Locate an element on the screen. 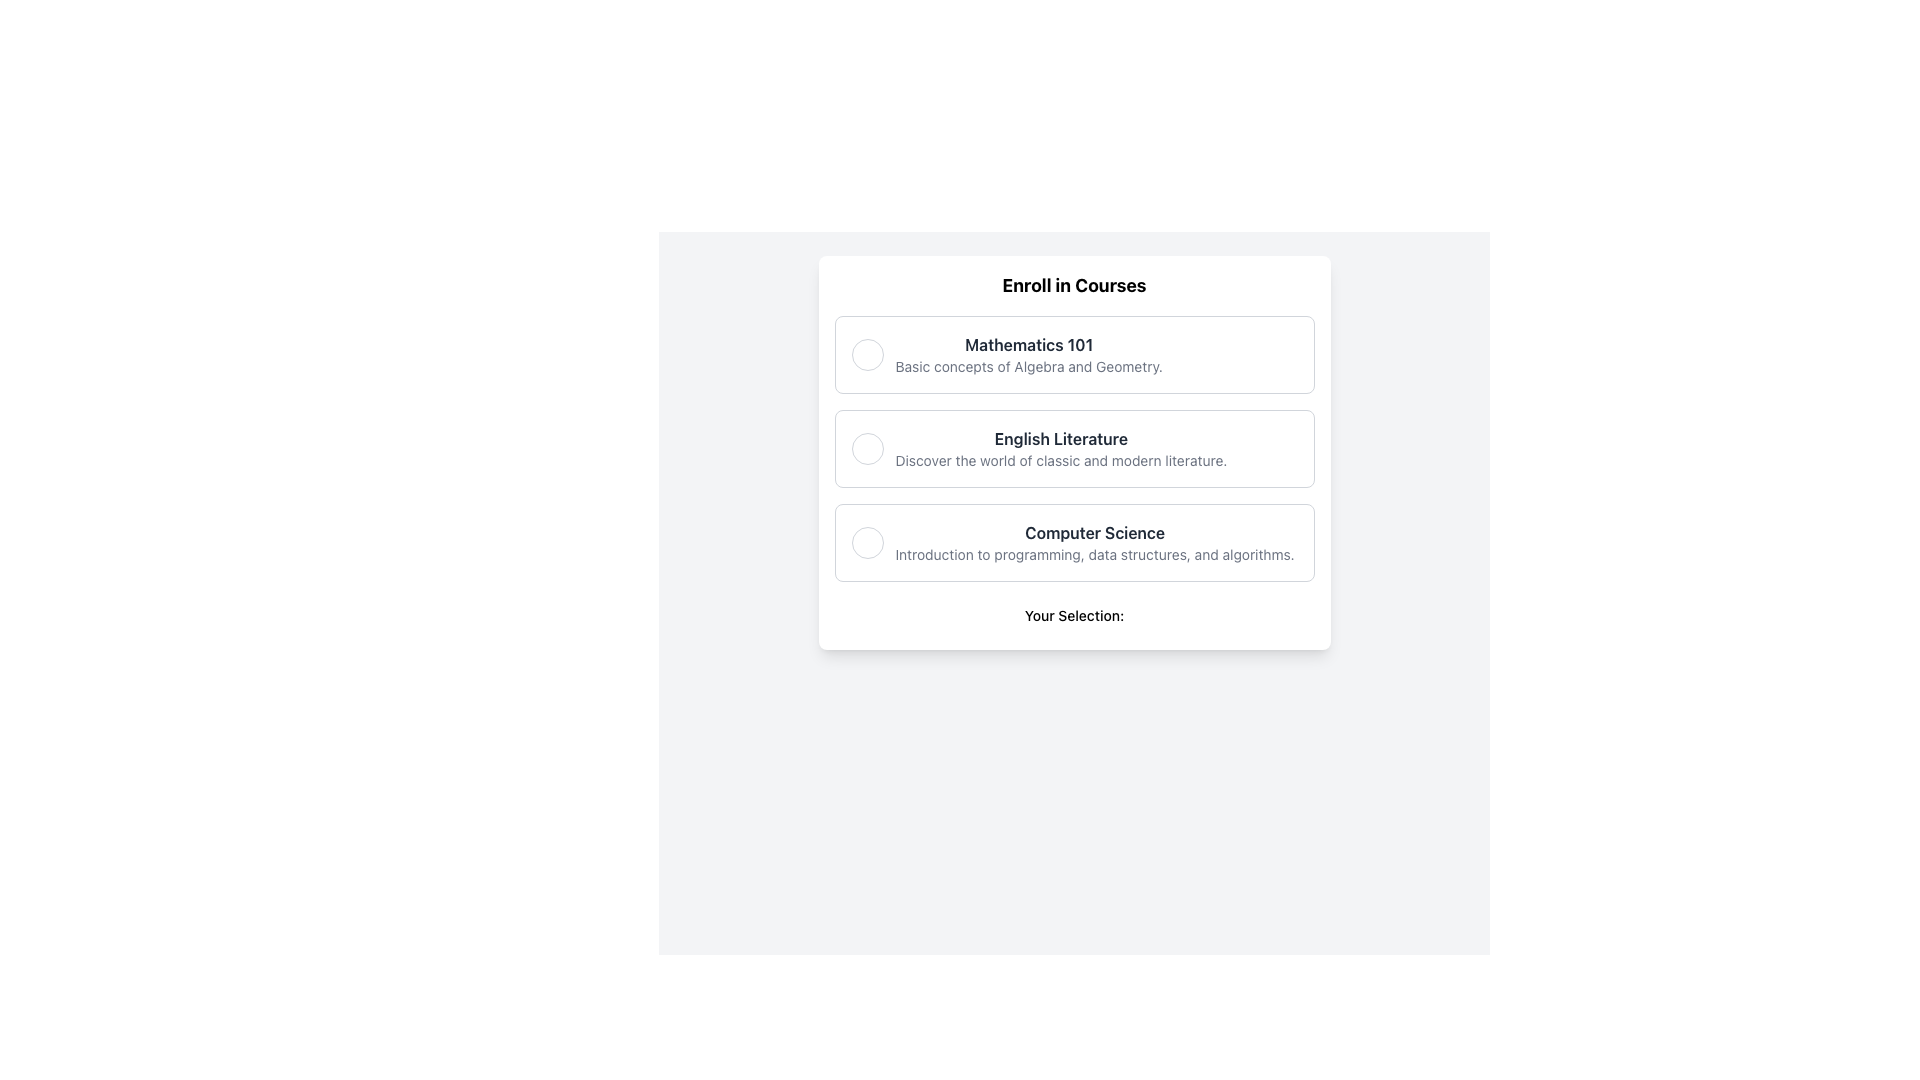  the bold text 'Enroll in Courses' at the top of the white rectangular card, which serves as the title of the module is located at coordinates (1073, 285).